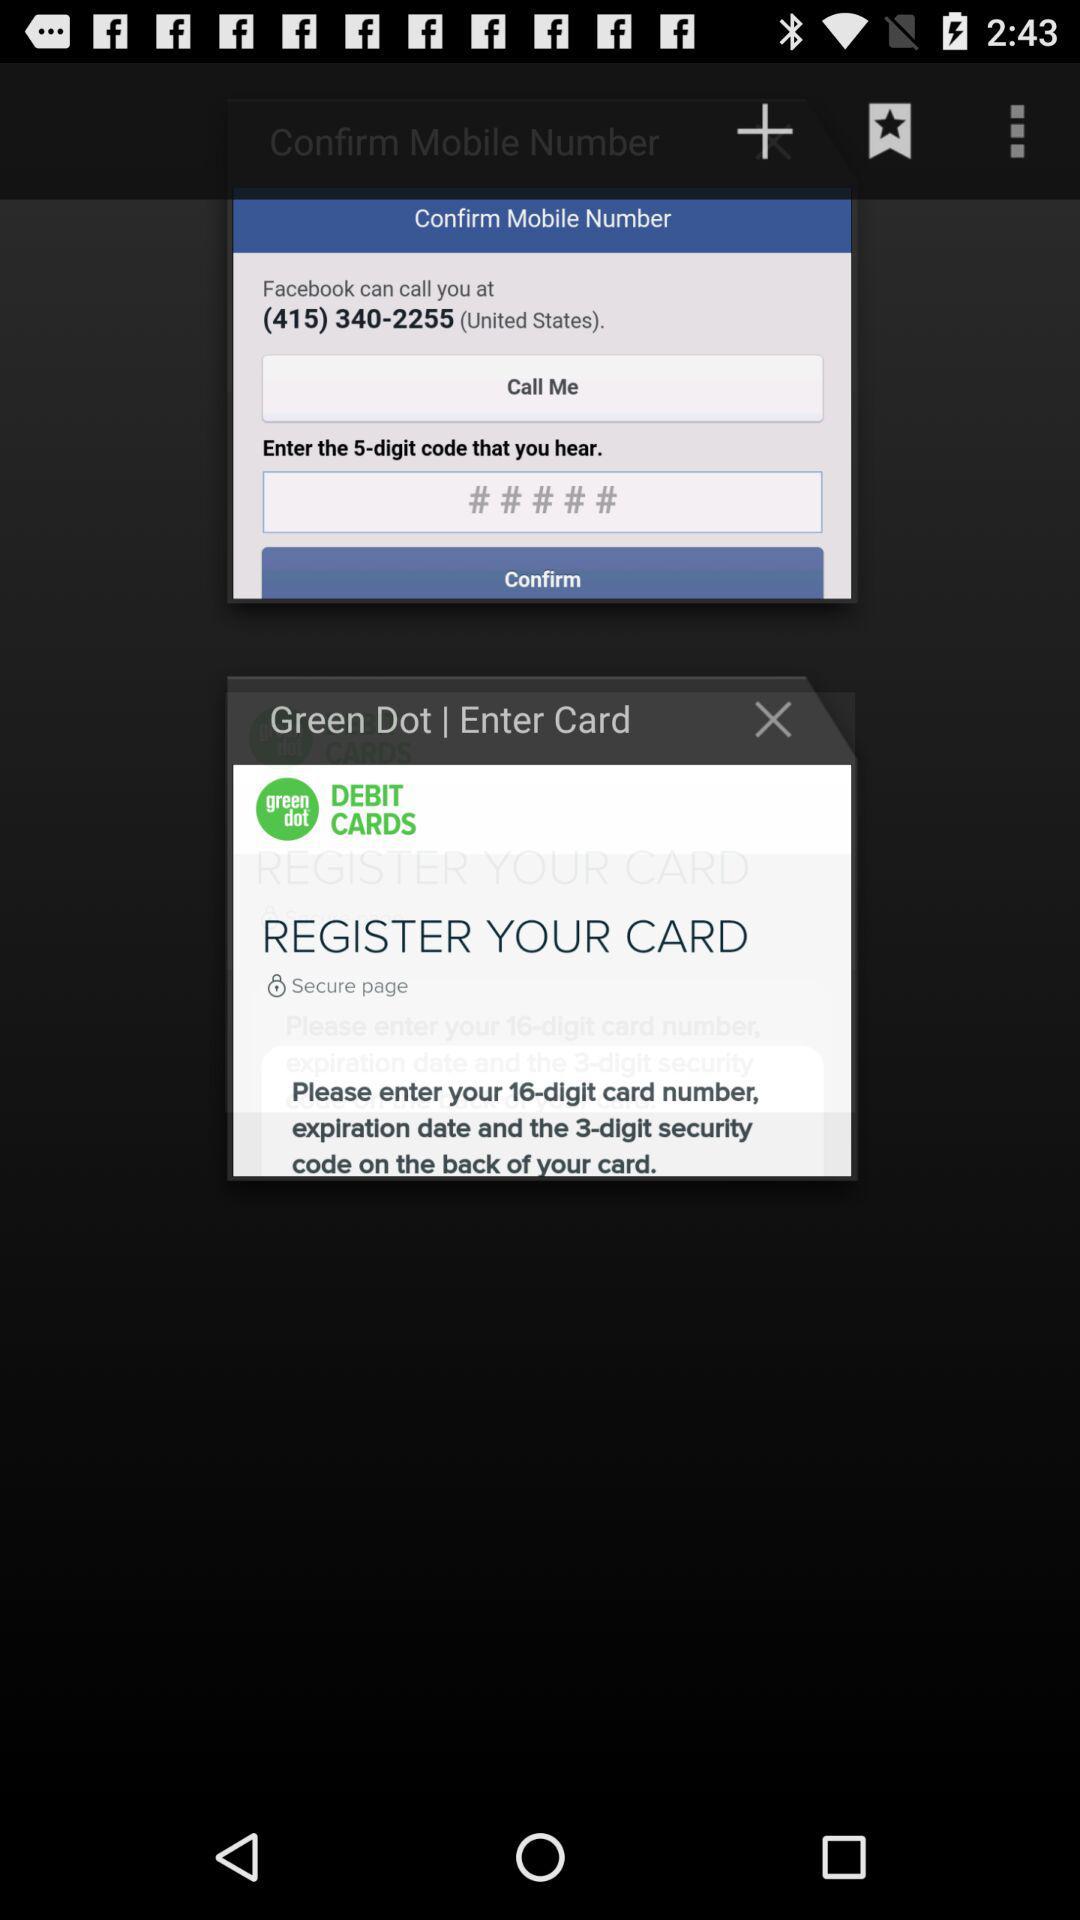 The width and height of the screenshot is (1080, 1920). I want to click on the add icon, so click(764, 139).